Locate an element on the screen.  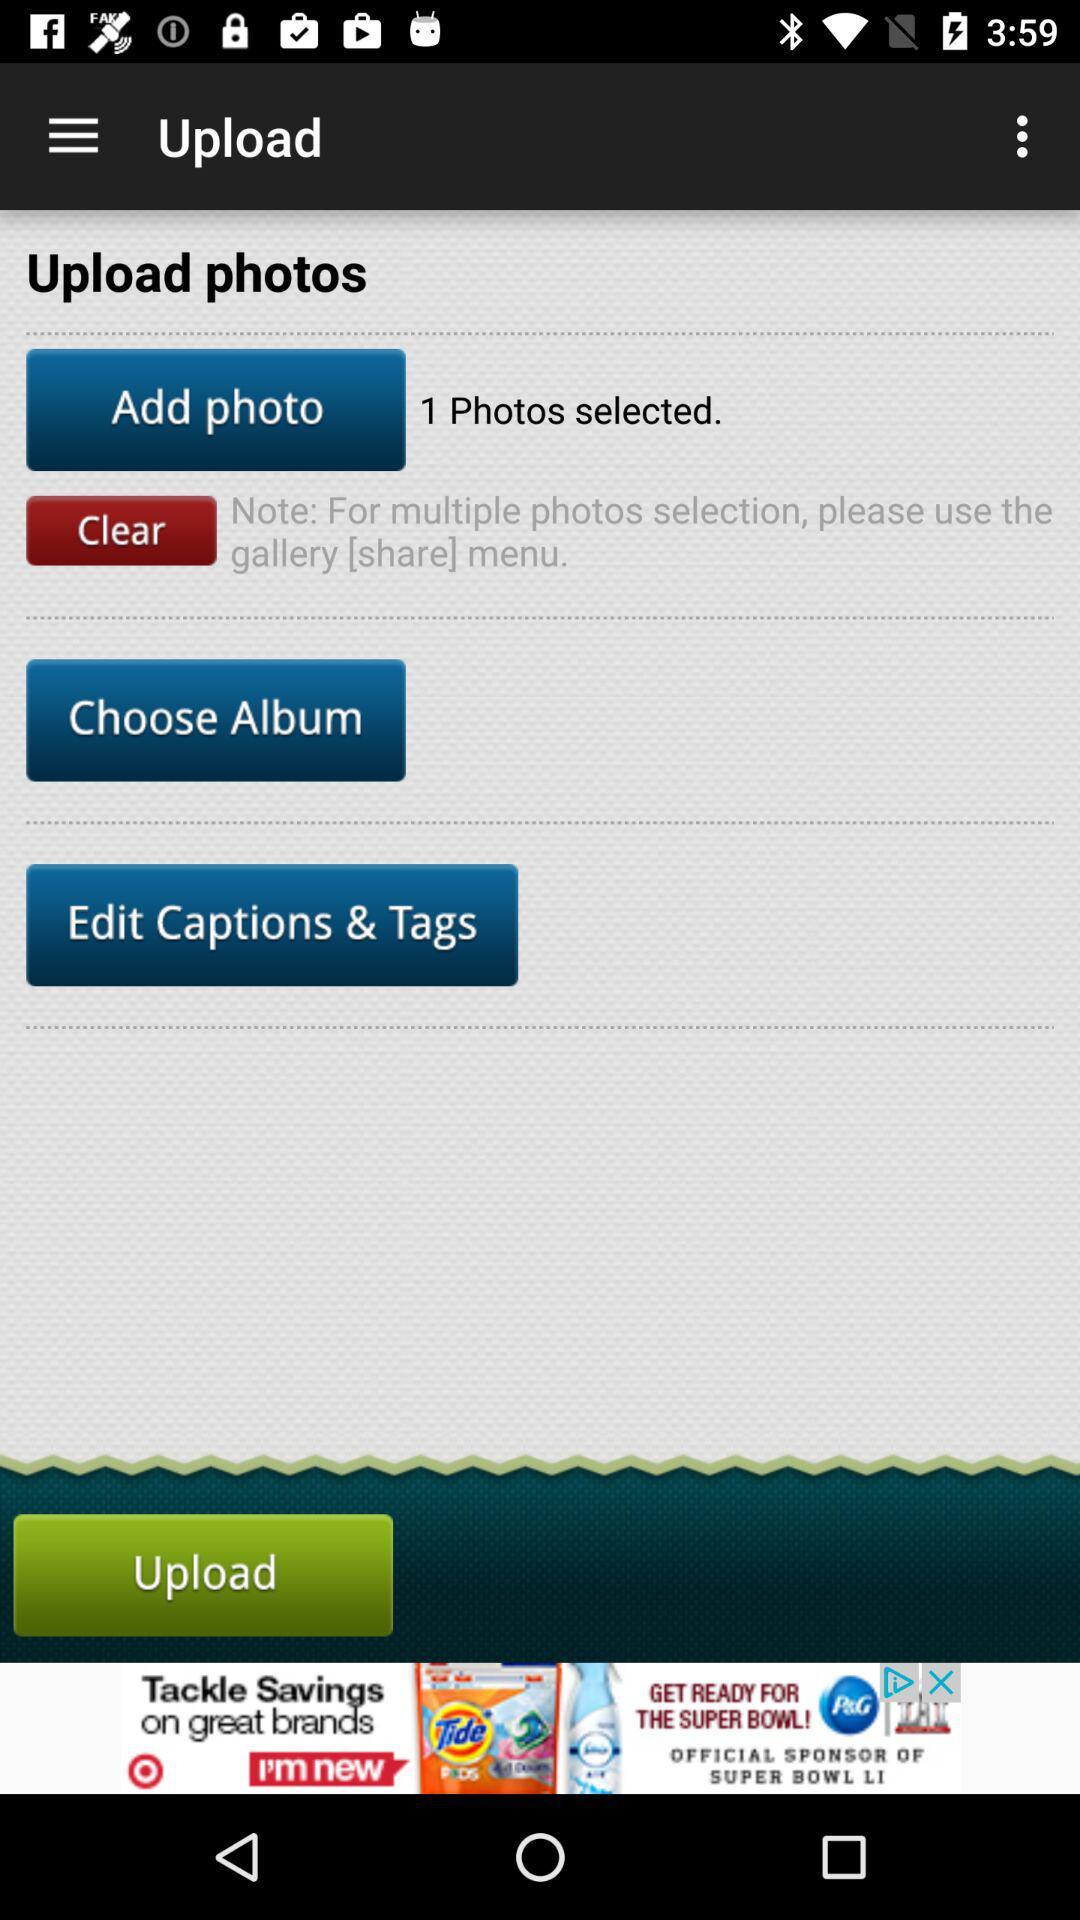
choose album button is located at coordinates (216, 720).